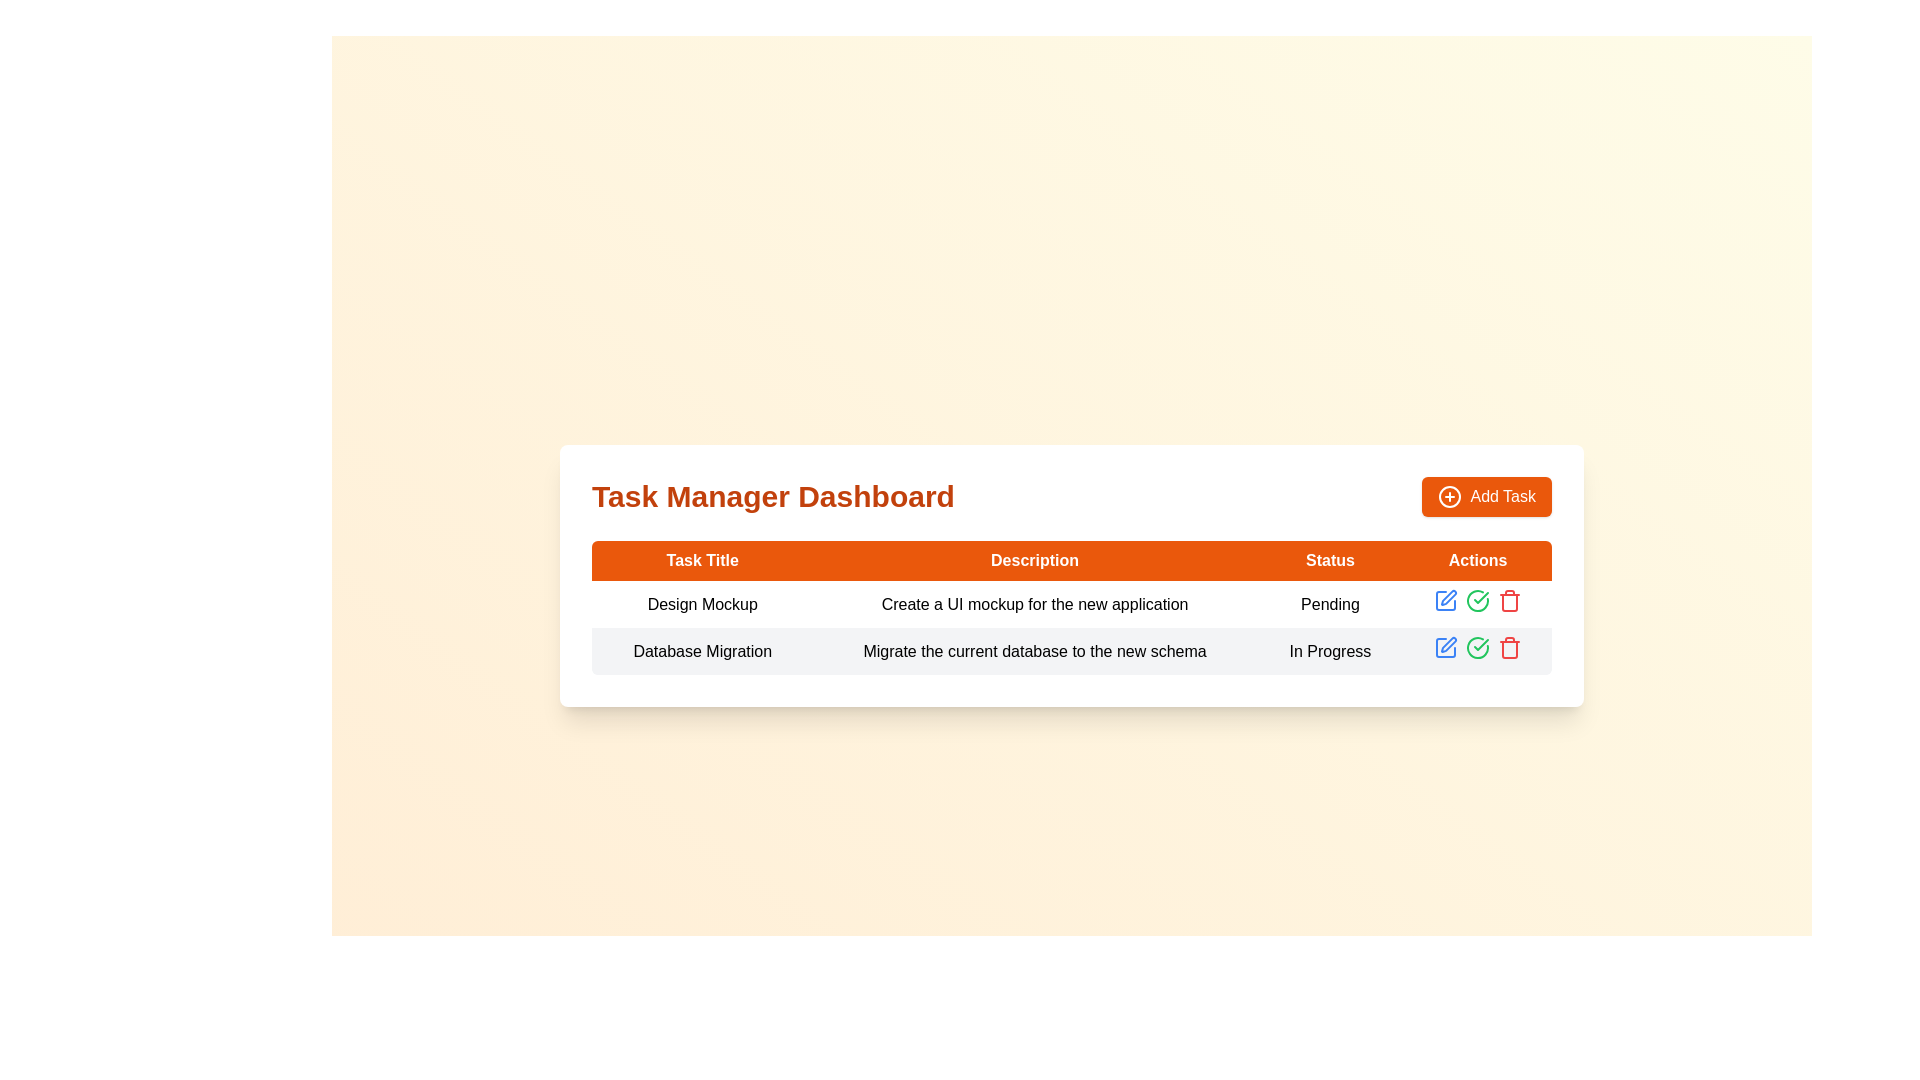  Describe the element at coordinates (1035, 651) in the screenshot. I see `the text content in the second row under the 'Description' column of the tabular grid, which describes the task related to database migration` at that location.